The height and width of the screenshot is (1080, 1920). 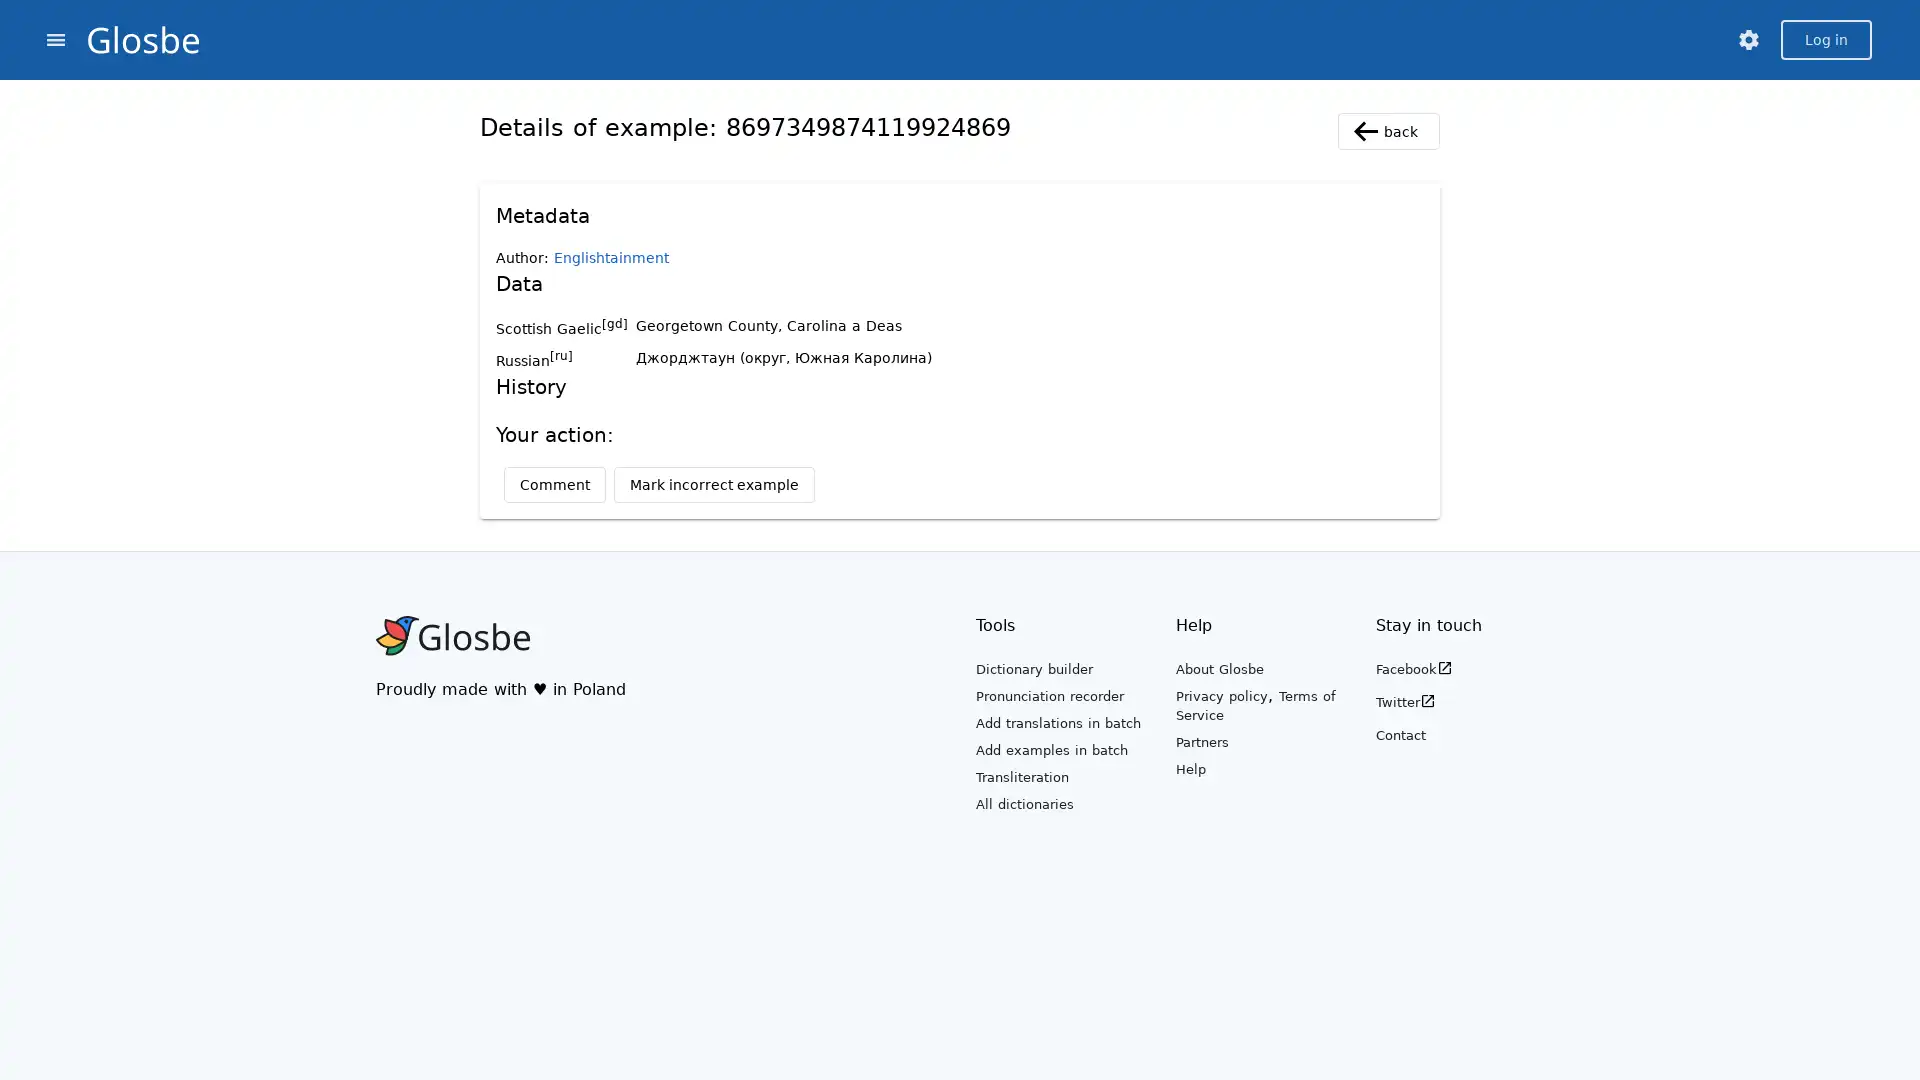 I want to click on Mark incorrect example, so click(x=714, y=485).